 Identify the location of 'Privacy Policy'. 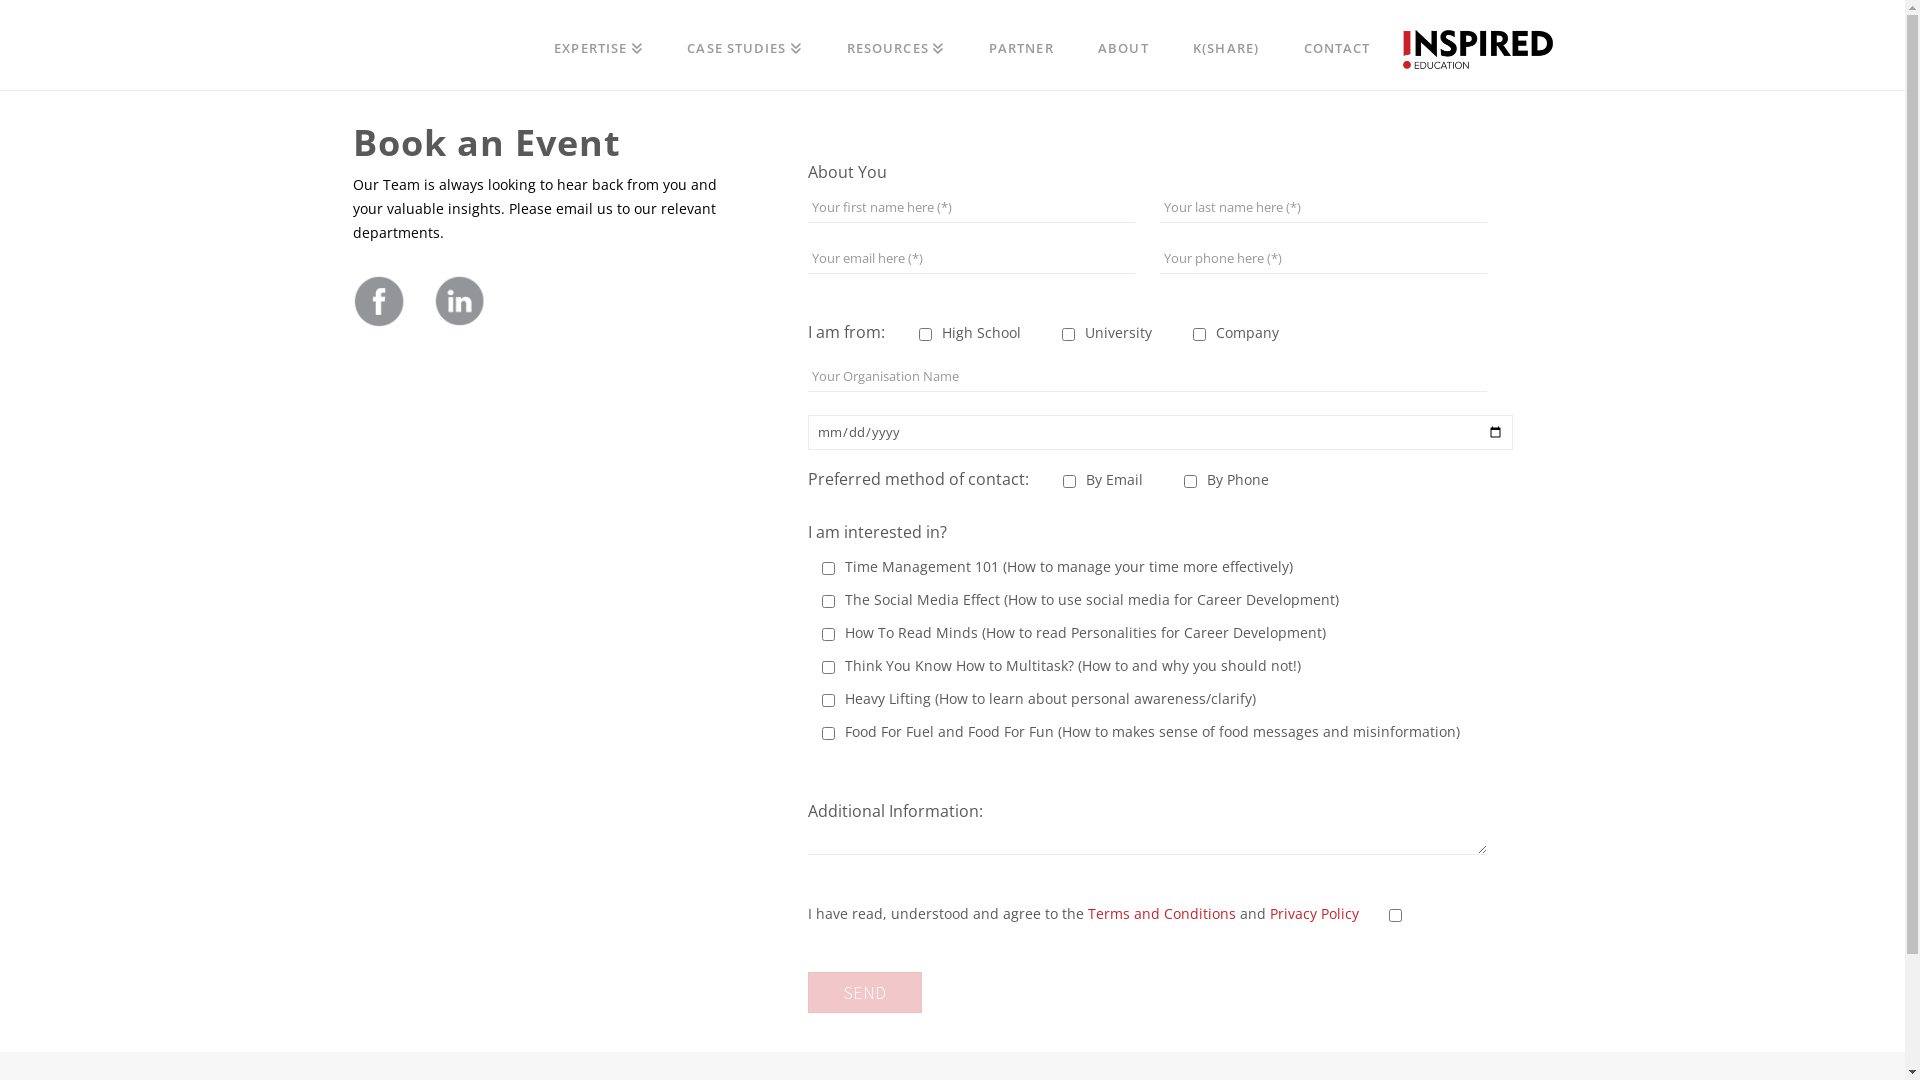
(1314, 913).